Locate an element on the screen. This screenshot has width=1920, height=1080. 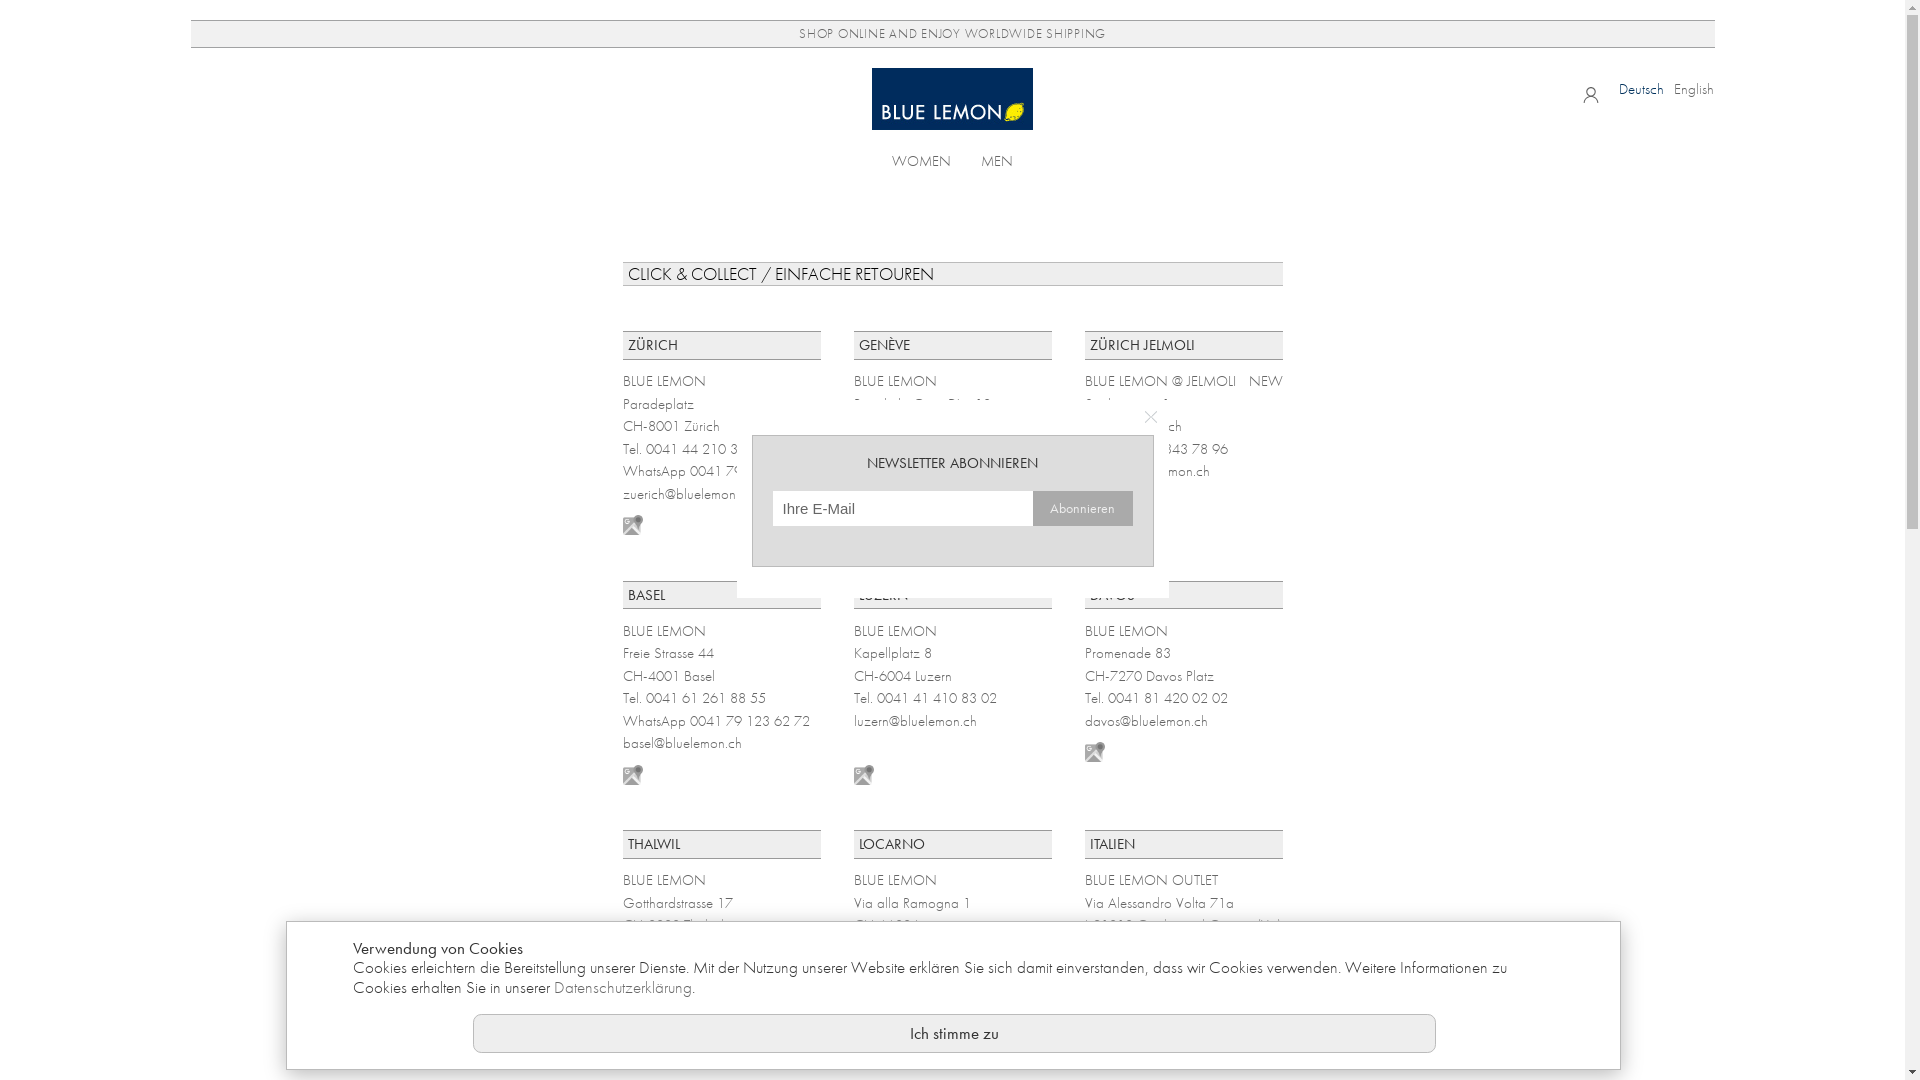
'luzern@bluelemon.ch' is located at coordinates (914, 720).